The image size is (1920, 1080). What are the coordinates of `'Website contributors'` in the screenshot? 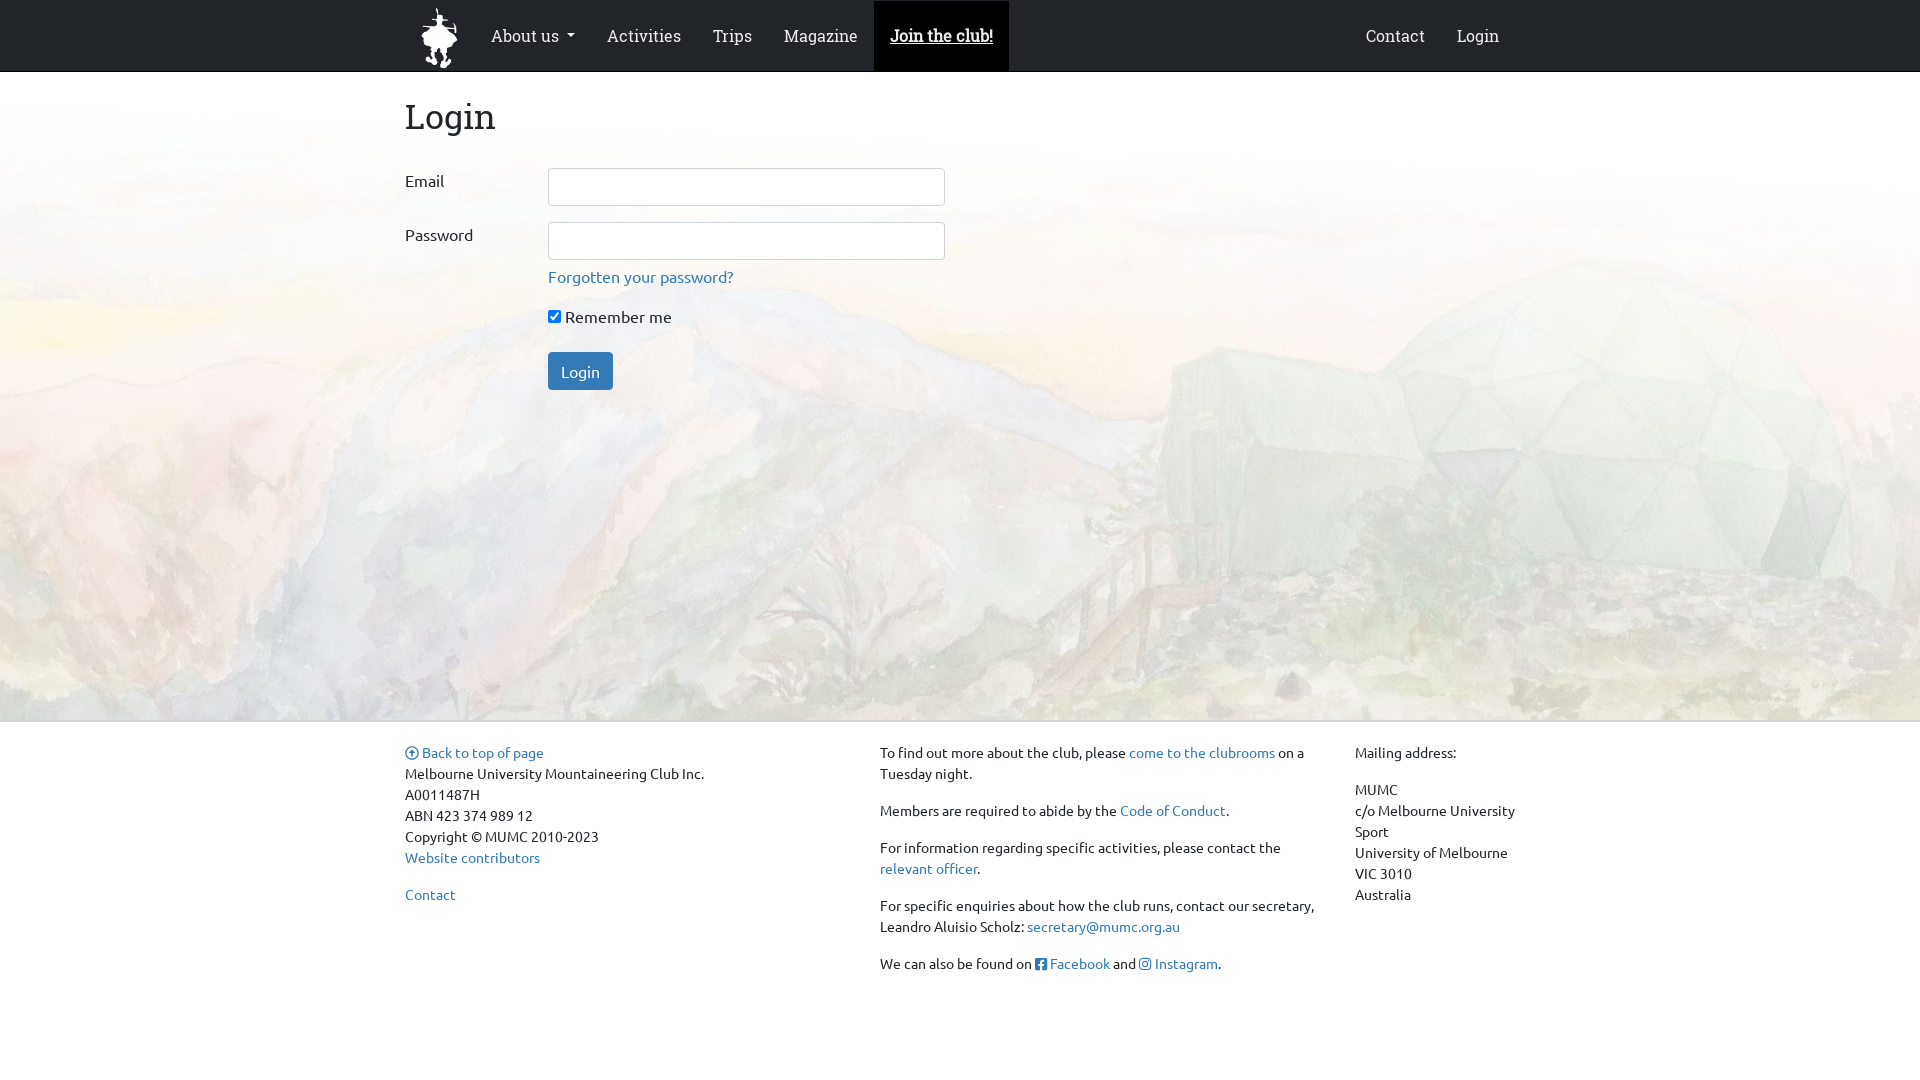 It's located at (471, 855).